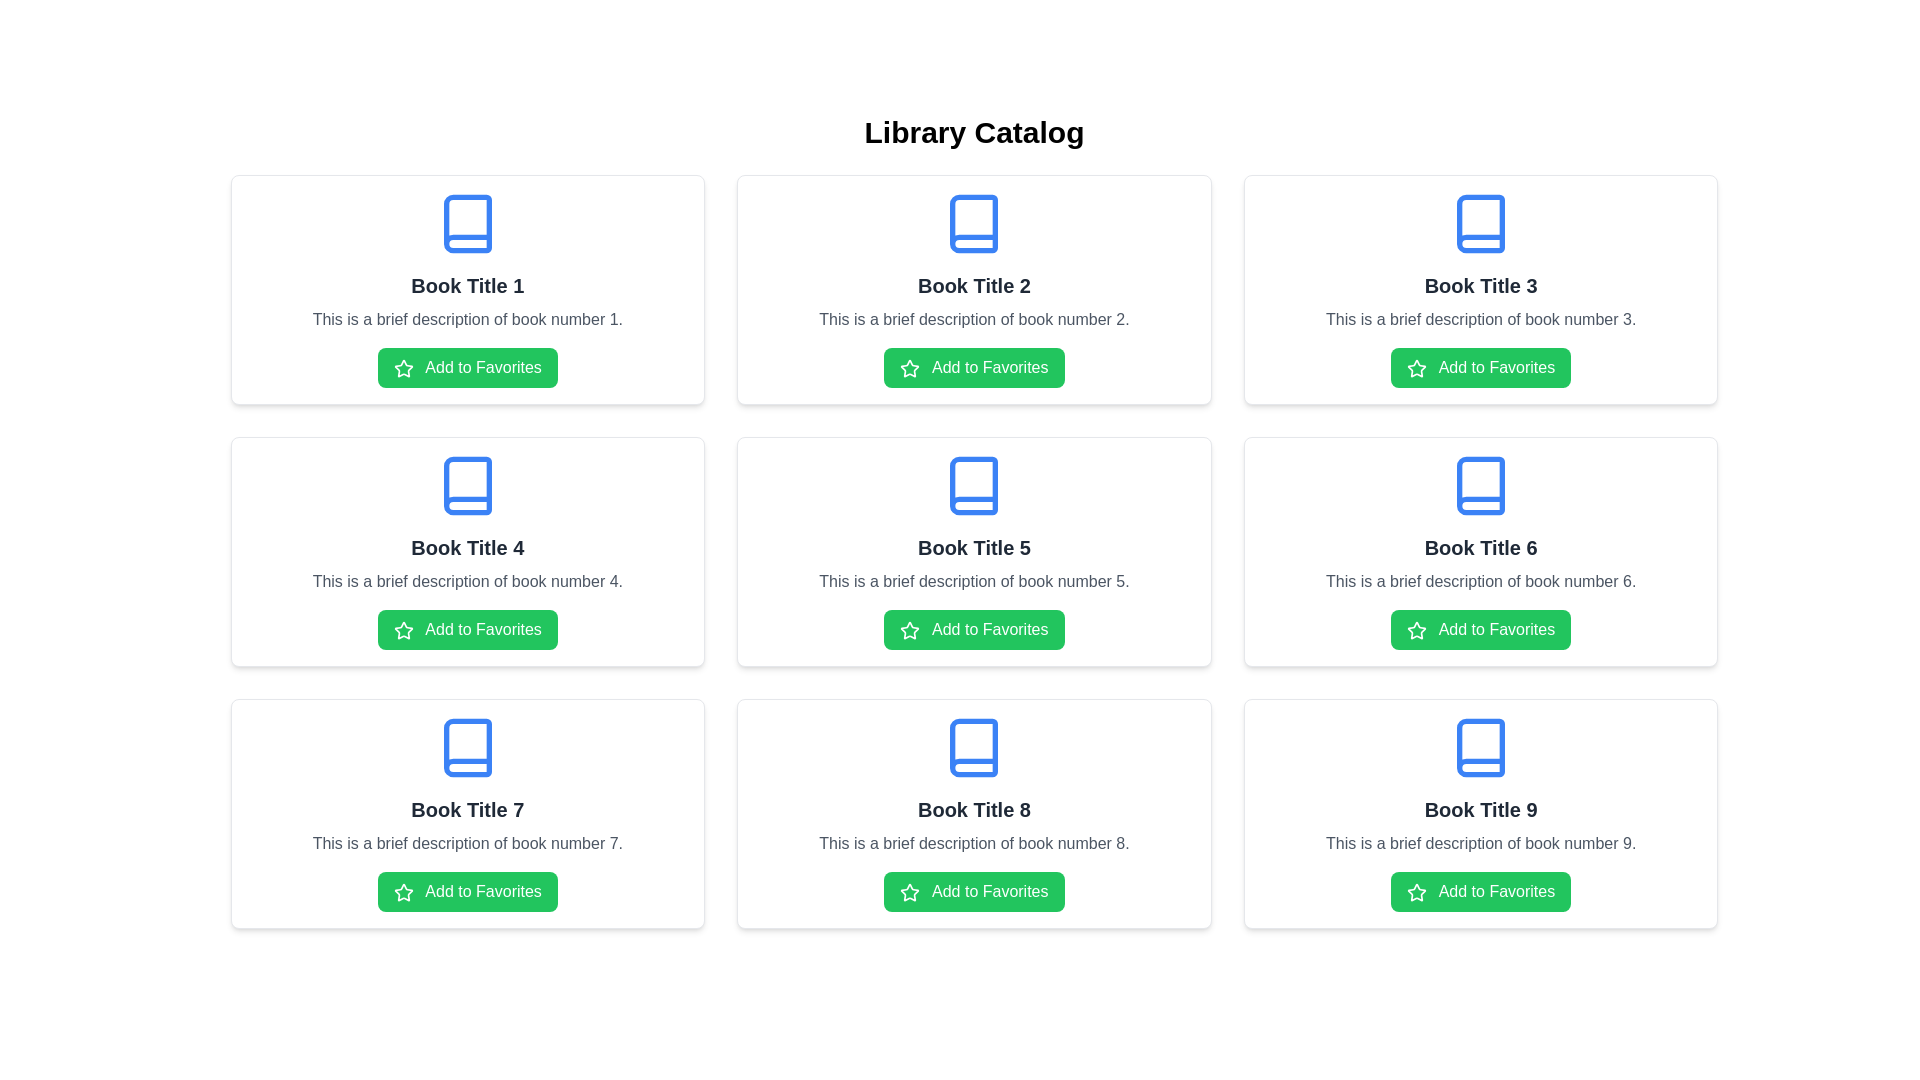  What do you see at coordinates (466, 844) in the screenshot?
I see `the text label that reads 'This is a brief description of book number 7', located below 'Book Title 7' and above the 'Add to Favorites' button` at bounding box center [466, 844].